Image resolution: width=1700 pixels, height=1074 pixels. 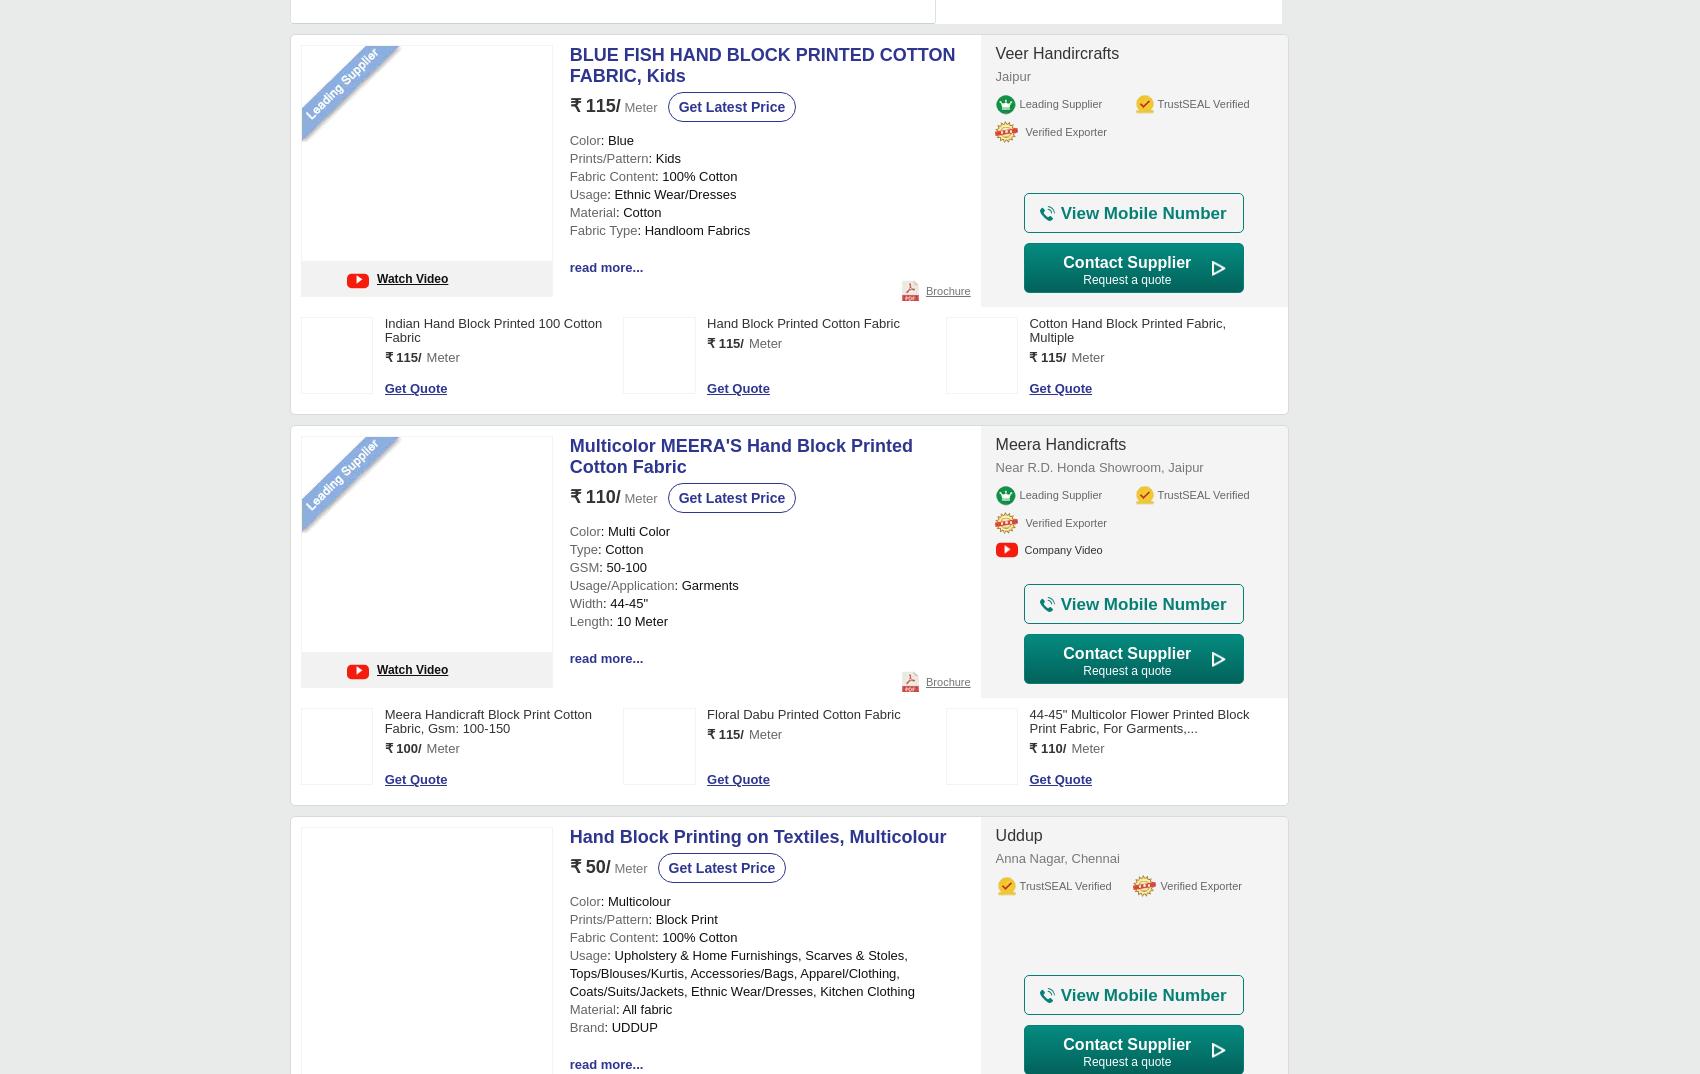 What do you see at coordinates (994, 466) in the screenshot?
I see `'Near R.D. Honda Showroom, Jaipur'` at bounding box center [994, 466].